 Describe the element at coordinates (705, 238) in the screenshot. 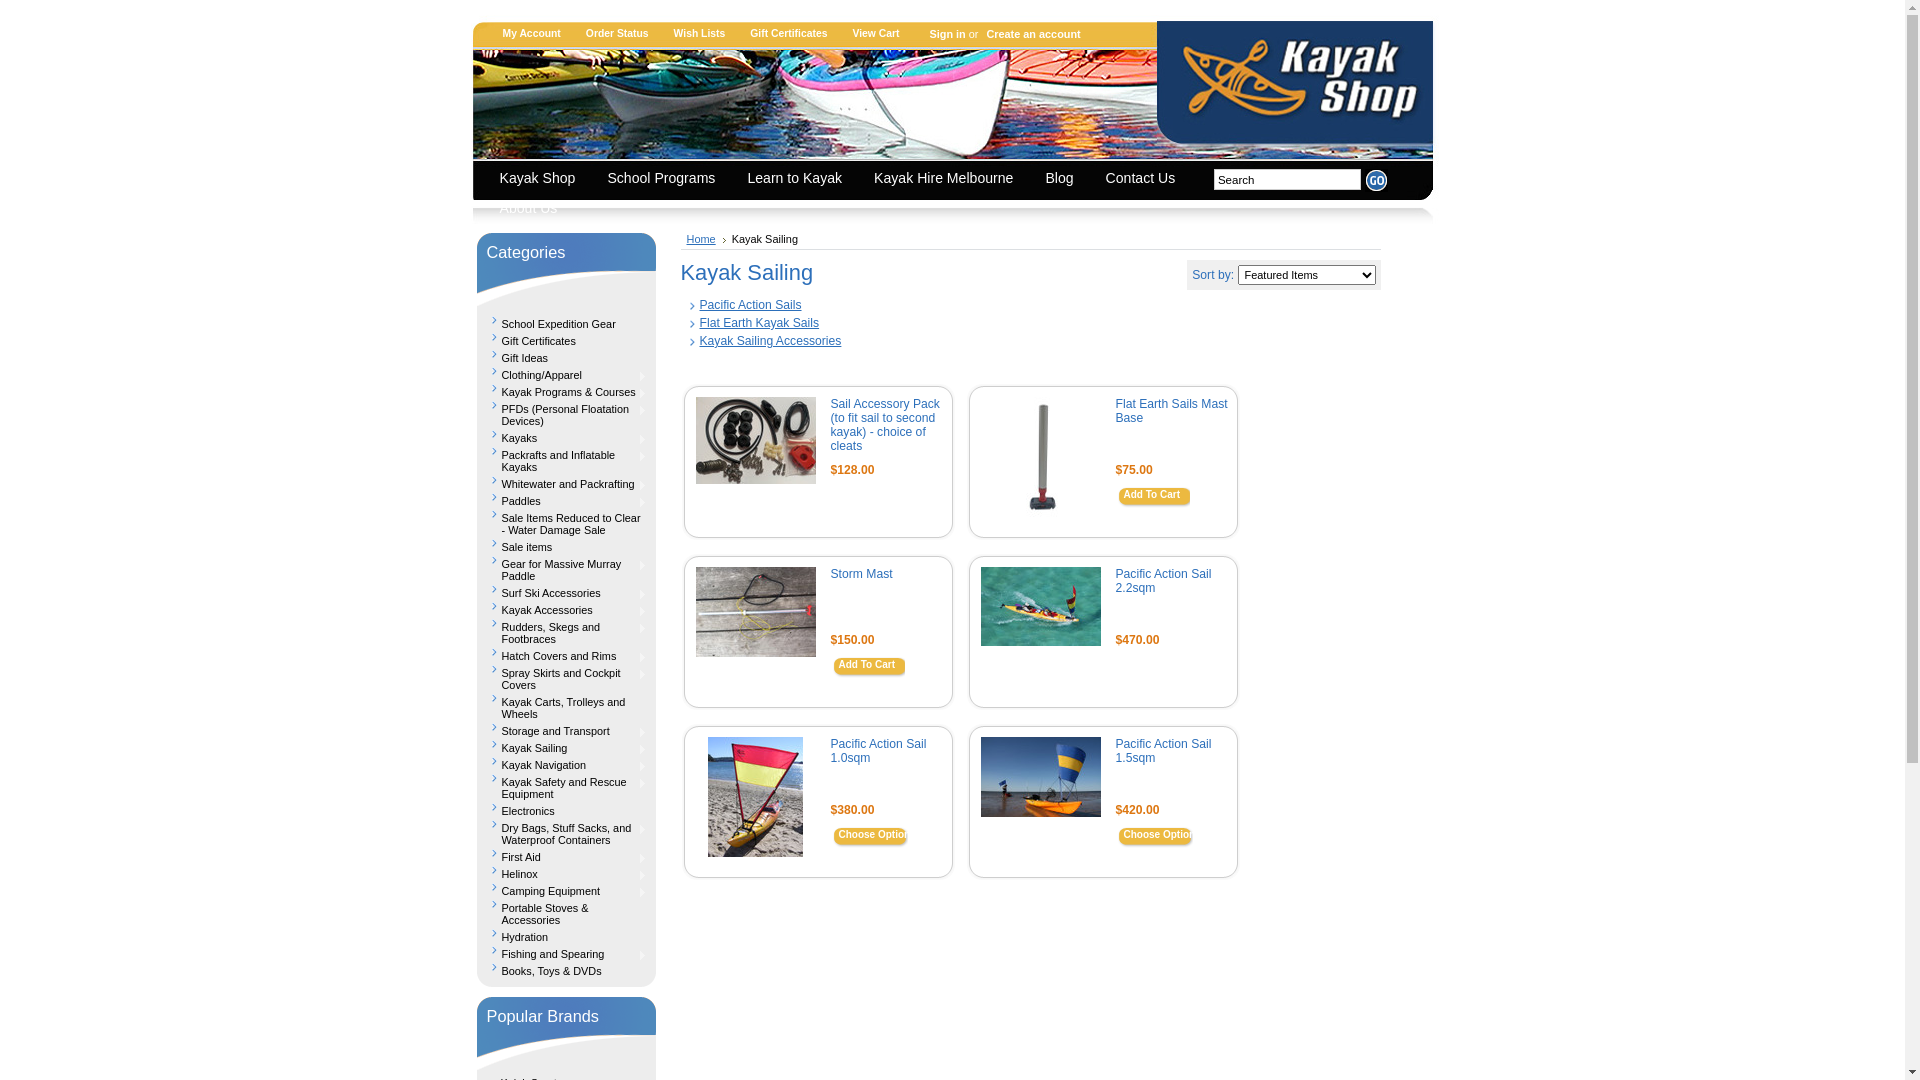

I see `'Home'` at that location.